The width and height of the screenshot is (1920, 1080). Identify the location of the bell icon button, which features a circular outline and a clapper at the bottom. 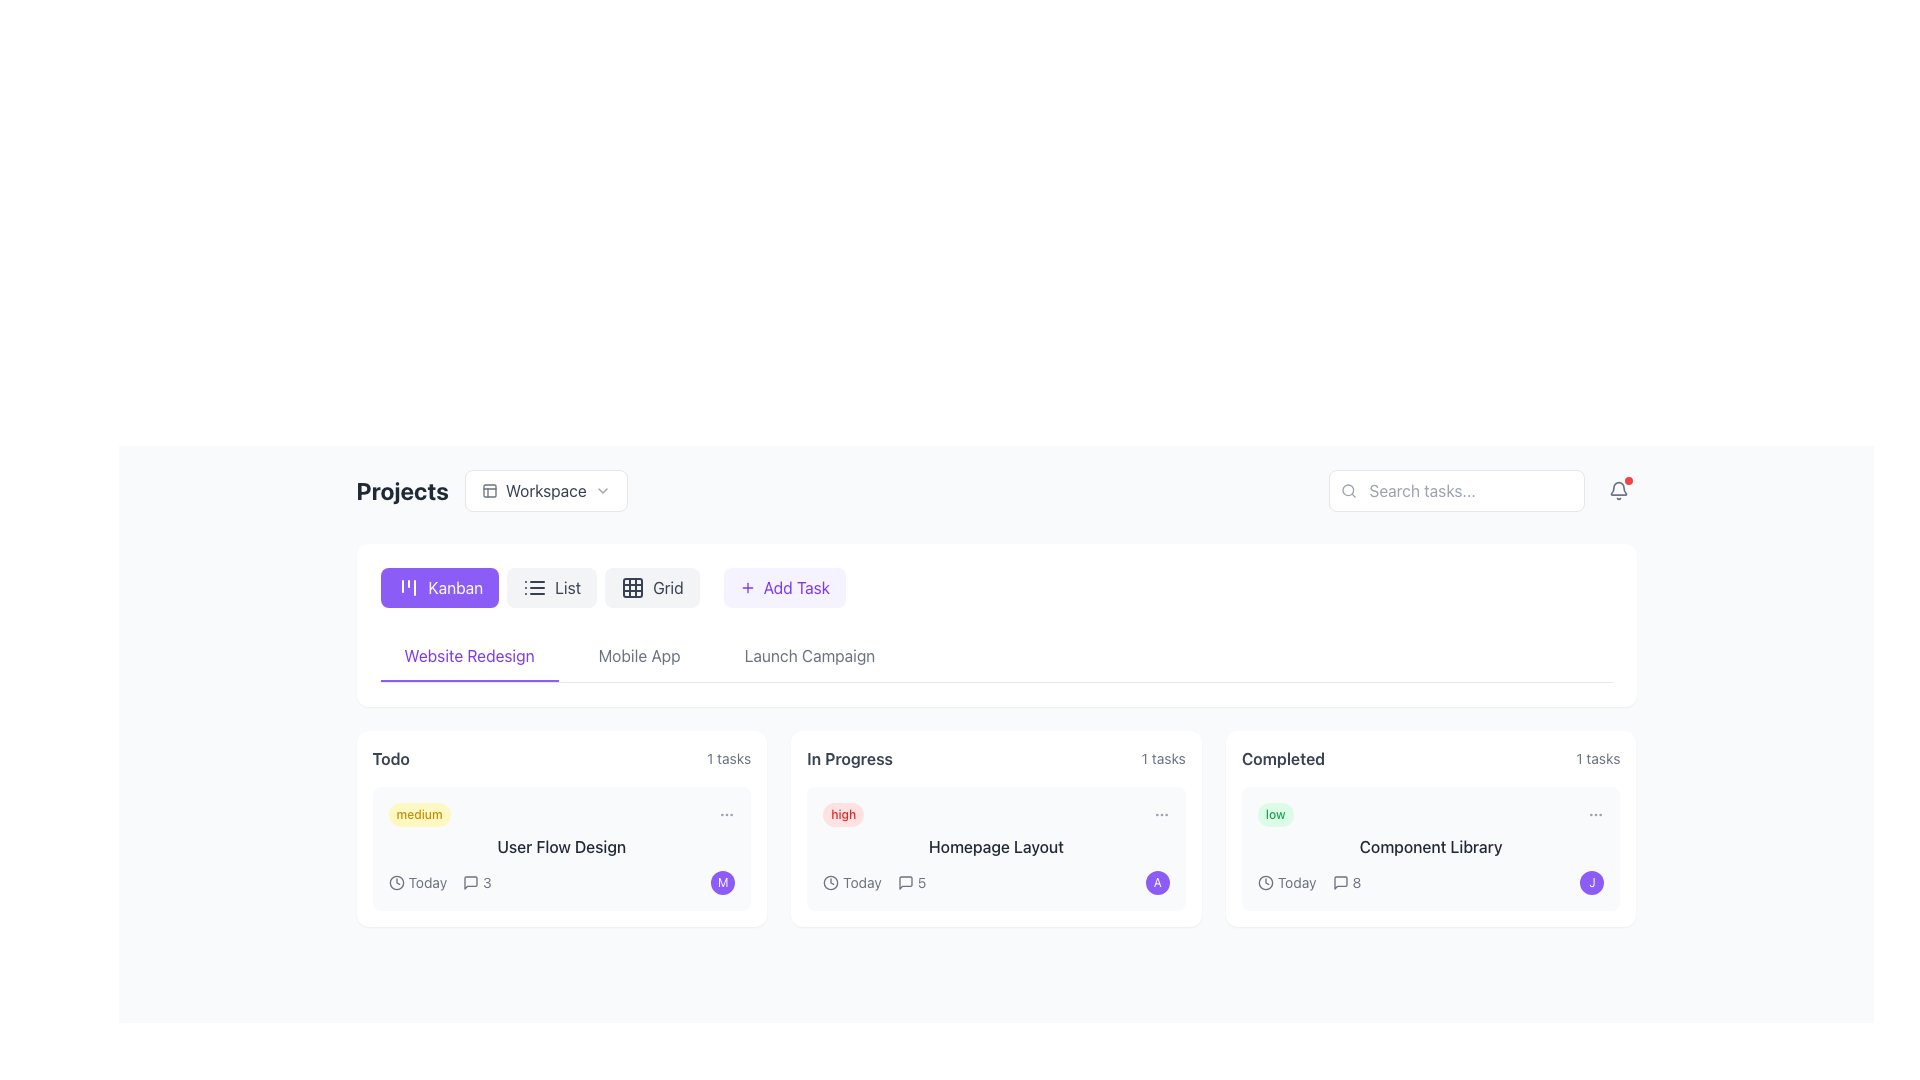
(1618, 490).